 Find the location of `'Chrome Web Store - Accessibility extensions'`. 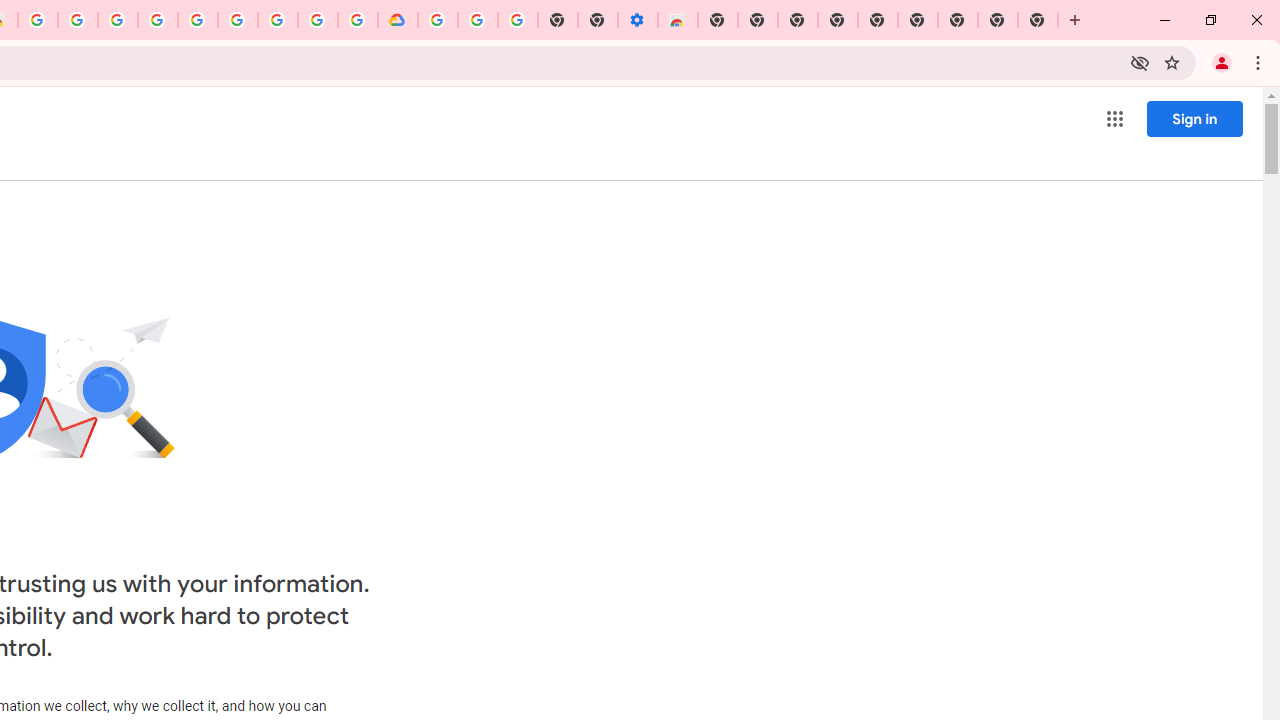

'Chrome Web Store - Accessibility extensions' is located at coordinates (677, 20).